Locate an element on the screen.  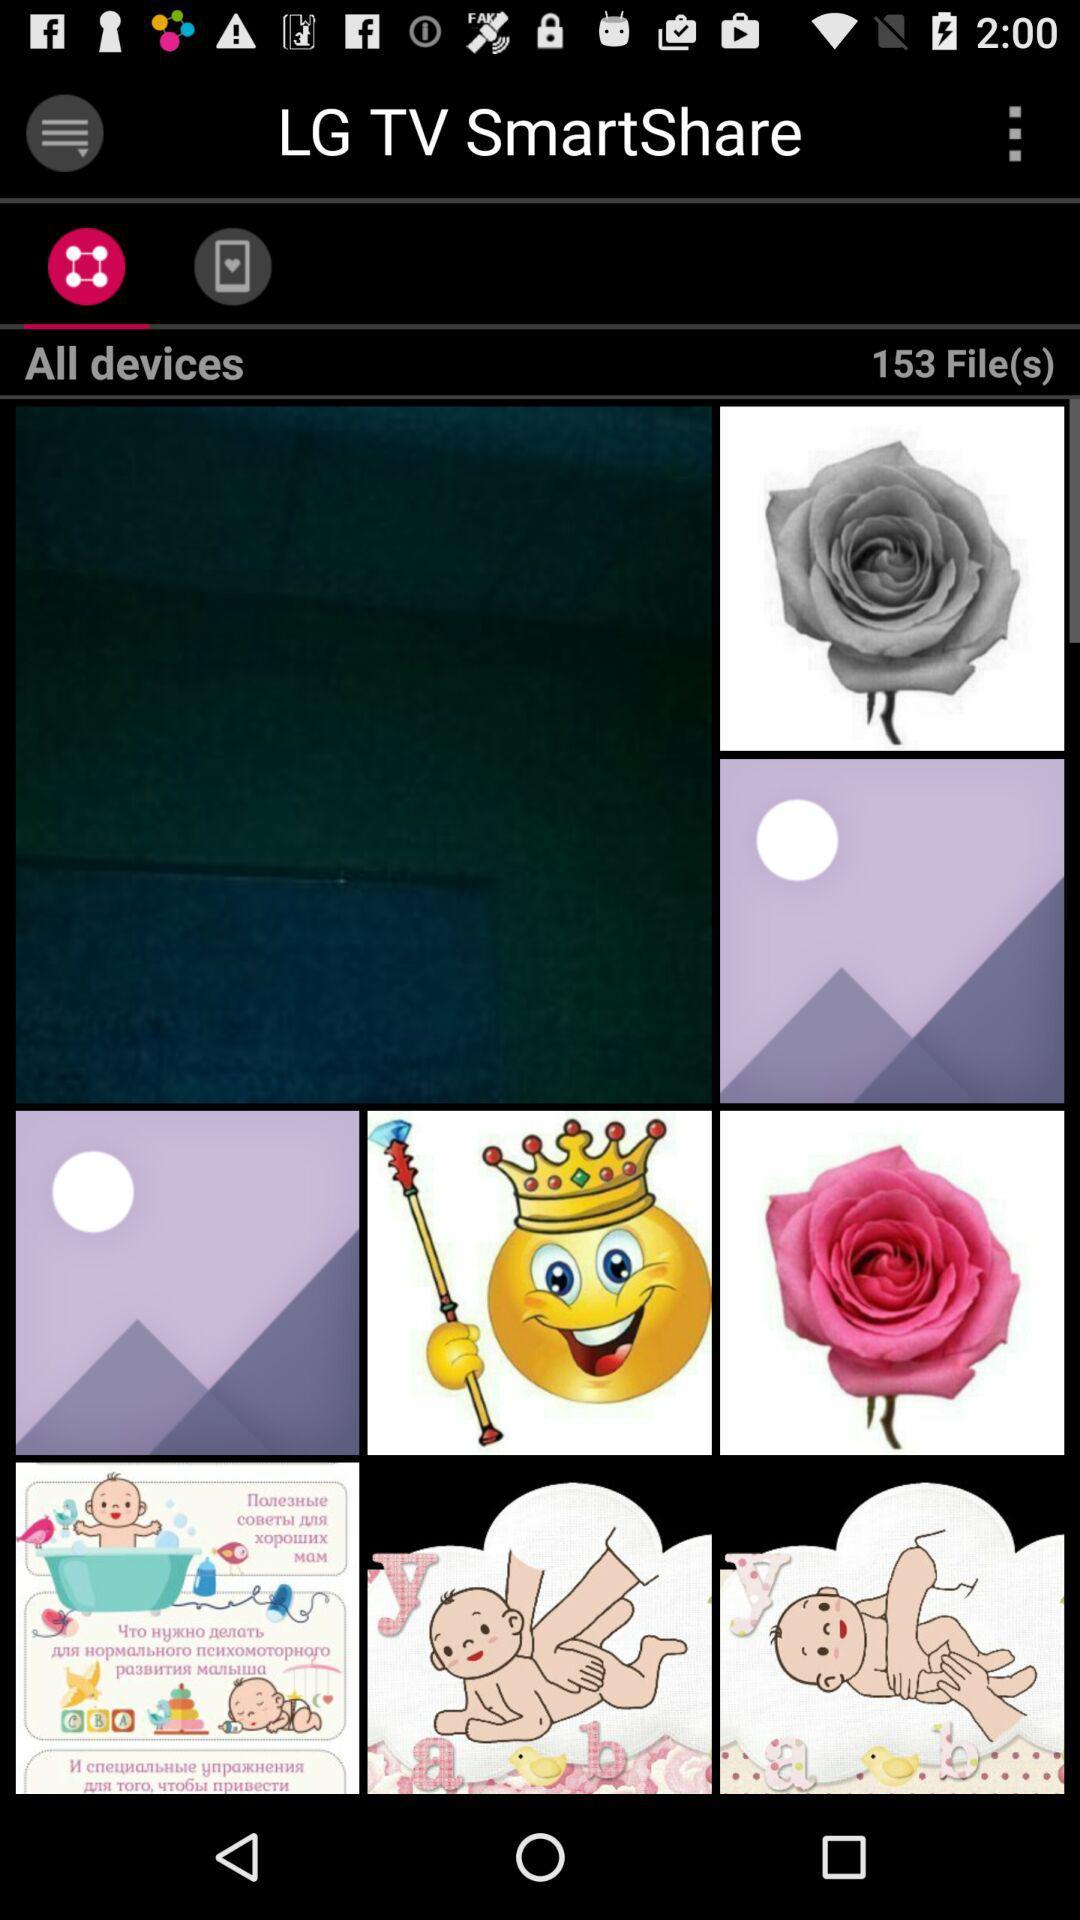
app above all devices is located at coordinates (231, 265).